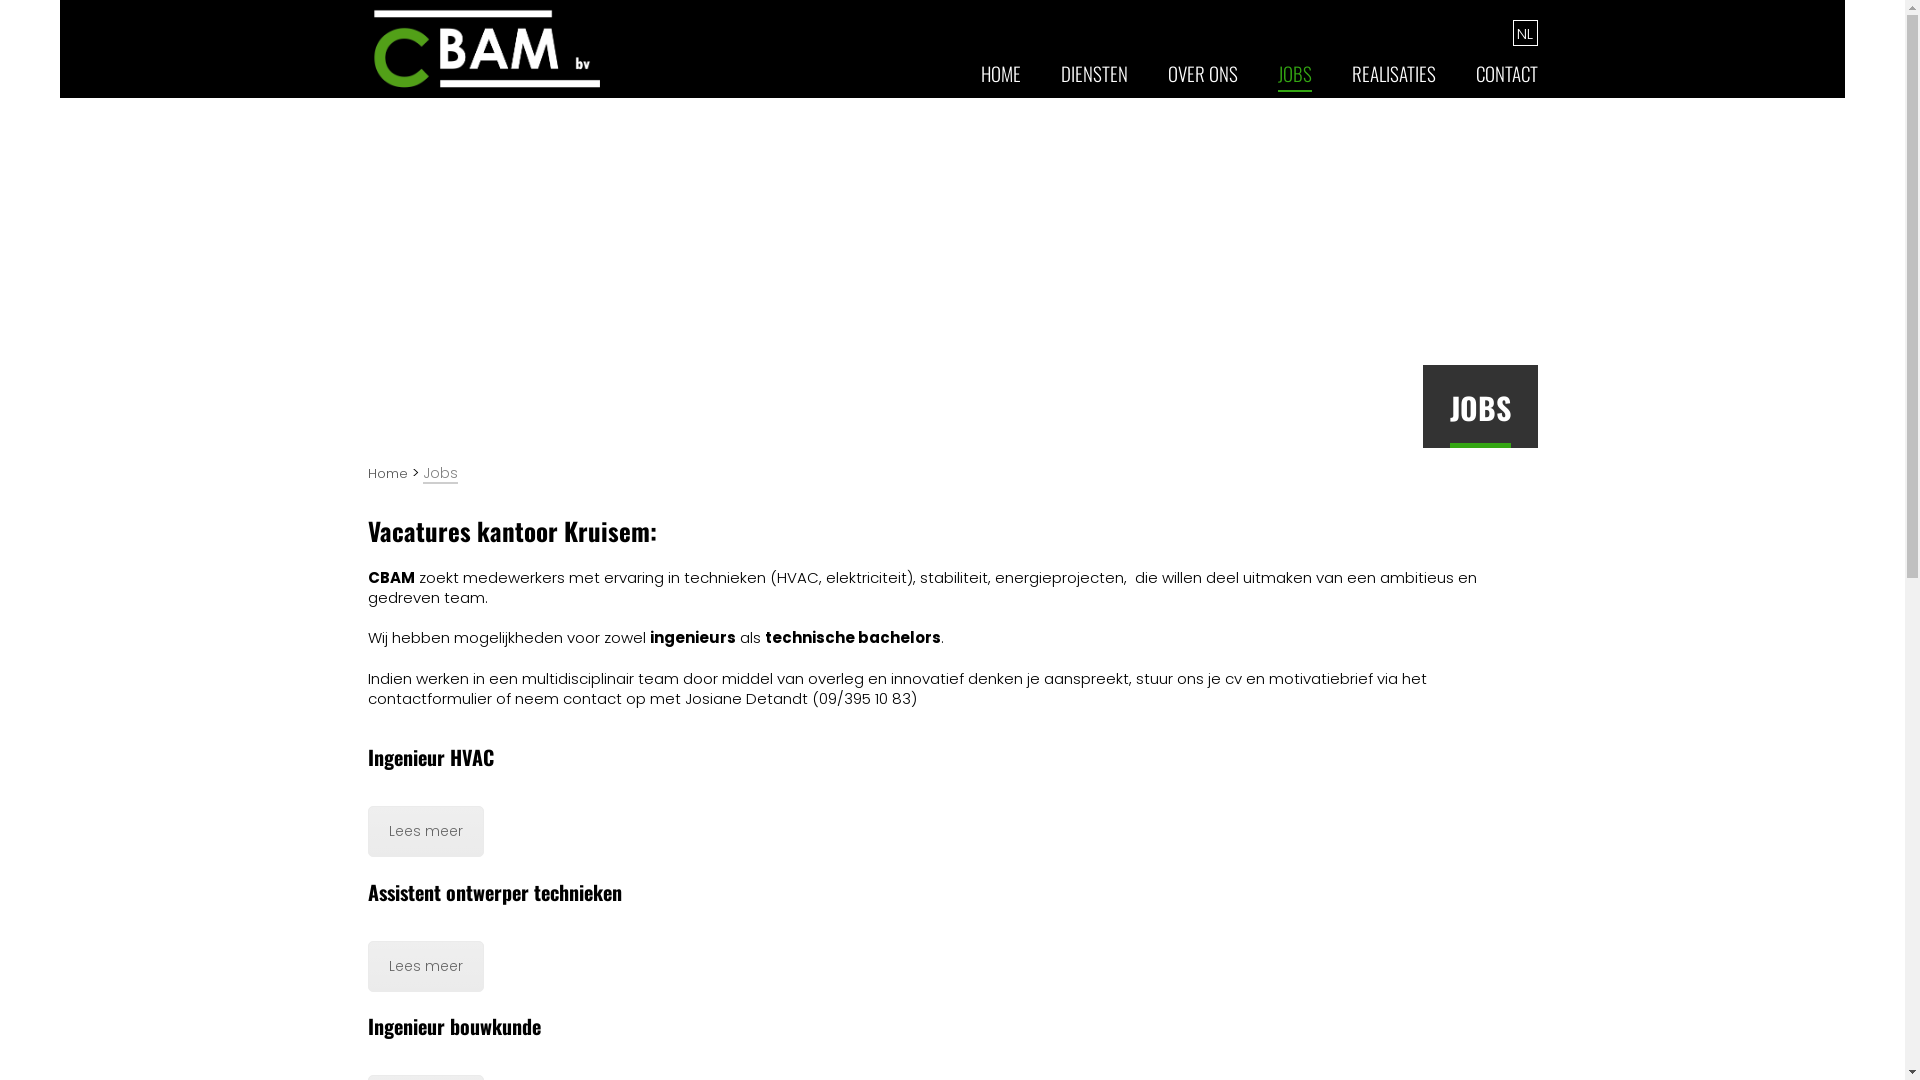  What do you see at coordinates (1295, 80) in the screenshot?
I see `'JOBS'` at bounding box center [1295, 80].